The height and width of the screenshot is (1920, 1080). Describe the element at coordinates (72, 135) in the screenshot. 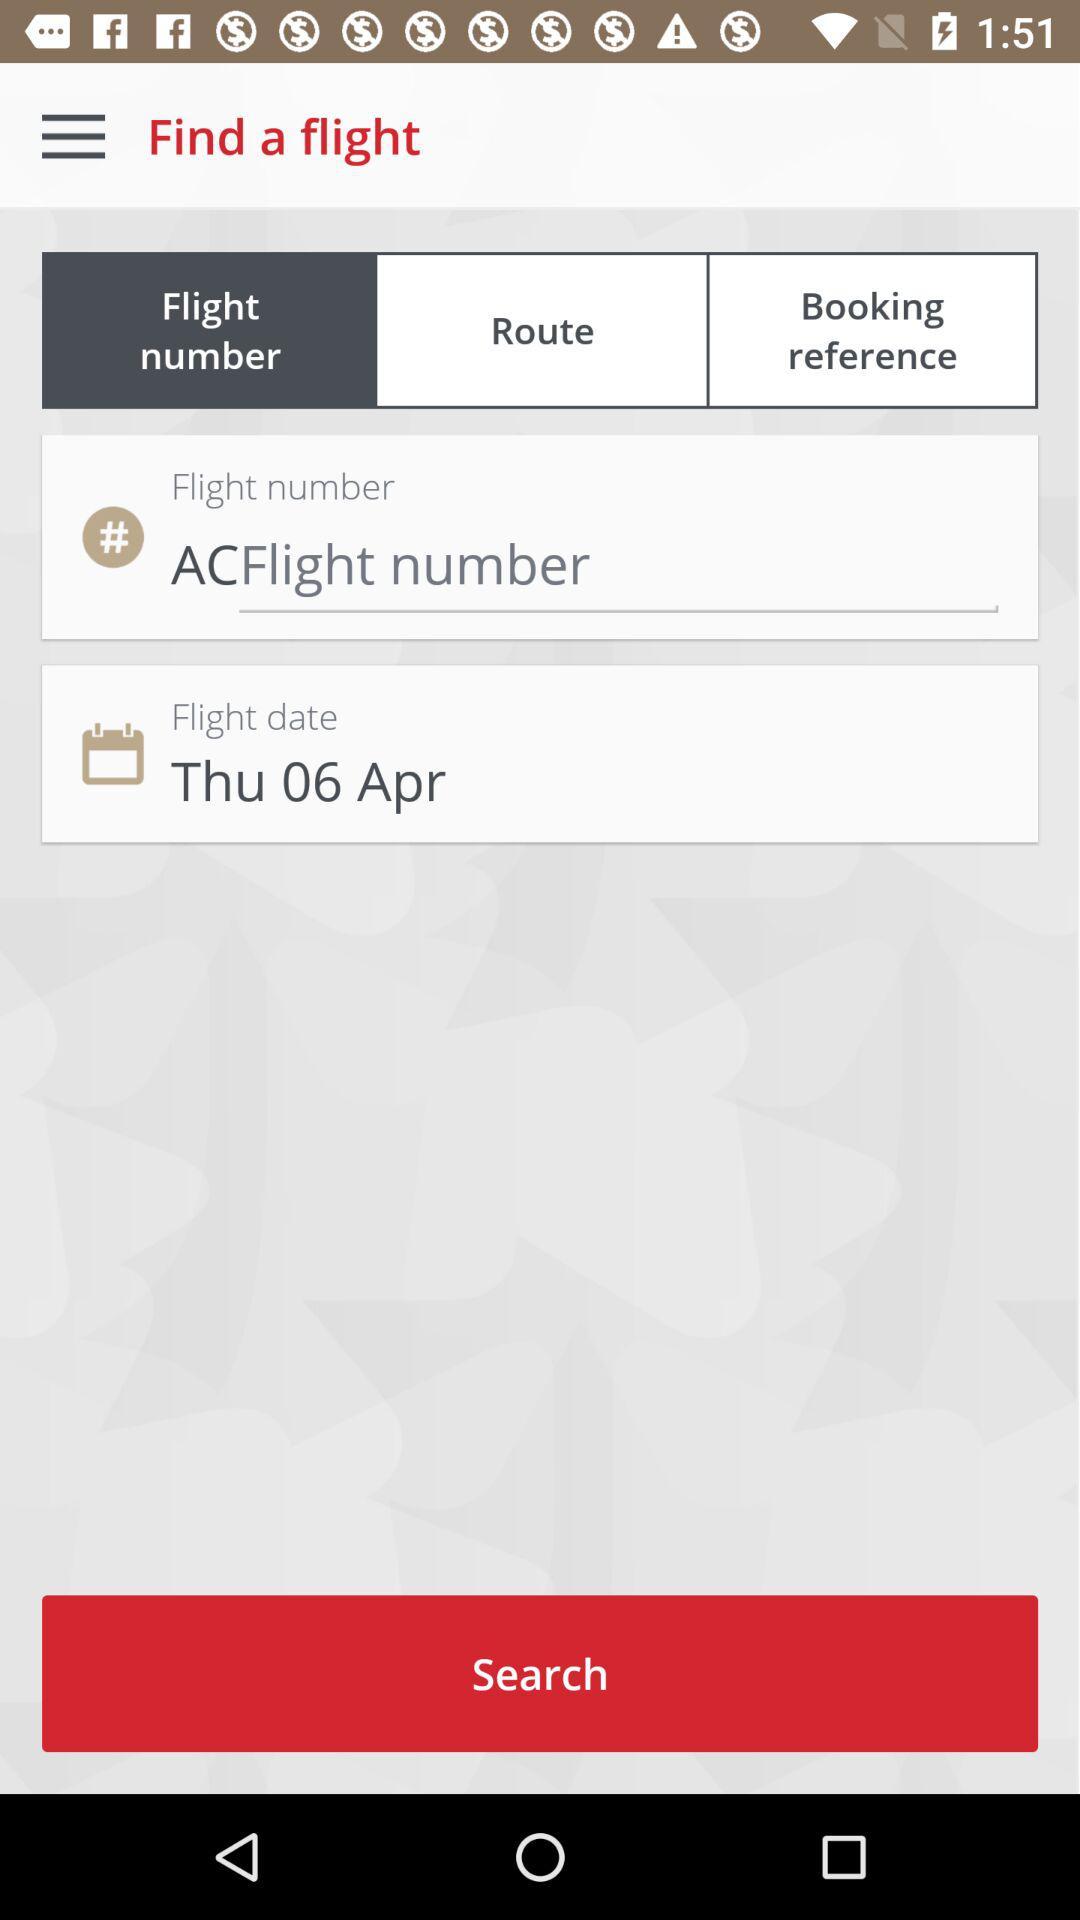

I see `the icon to the left of the find a flight` at that location.